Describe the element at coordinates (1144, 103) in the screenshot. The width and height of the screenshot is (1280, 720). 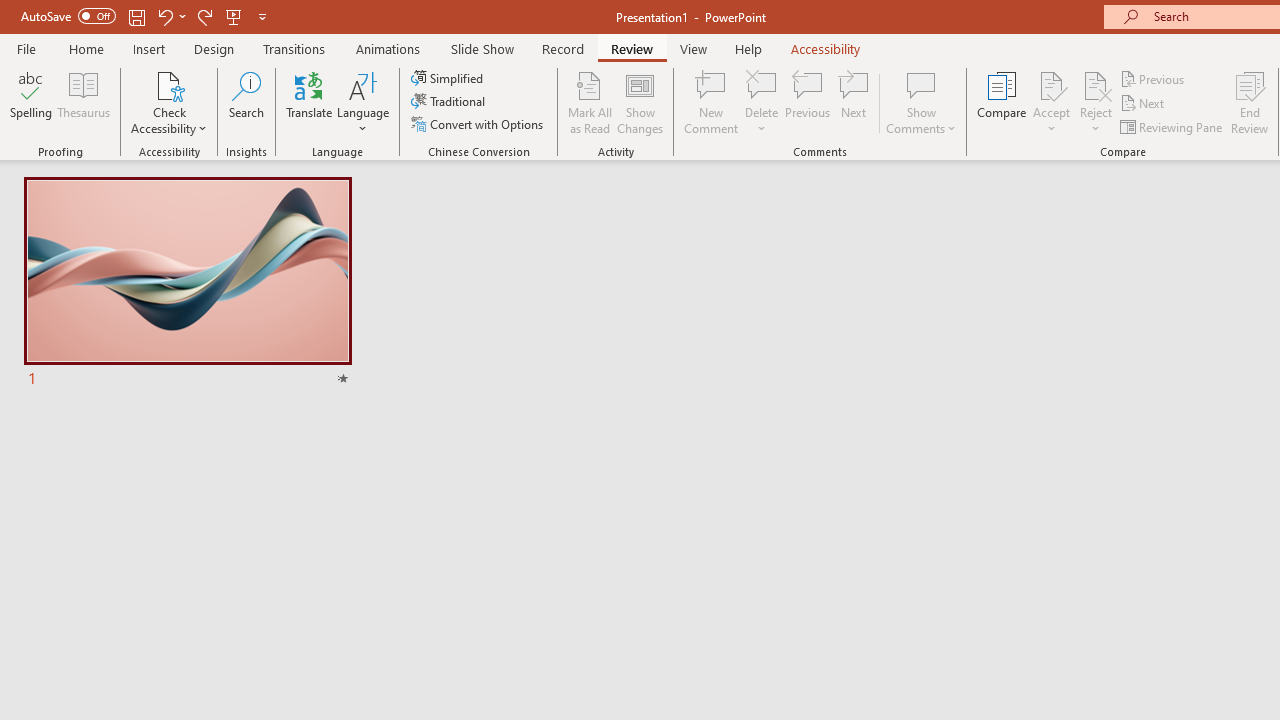
I see `'Next'` at that location.